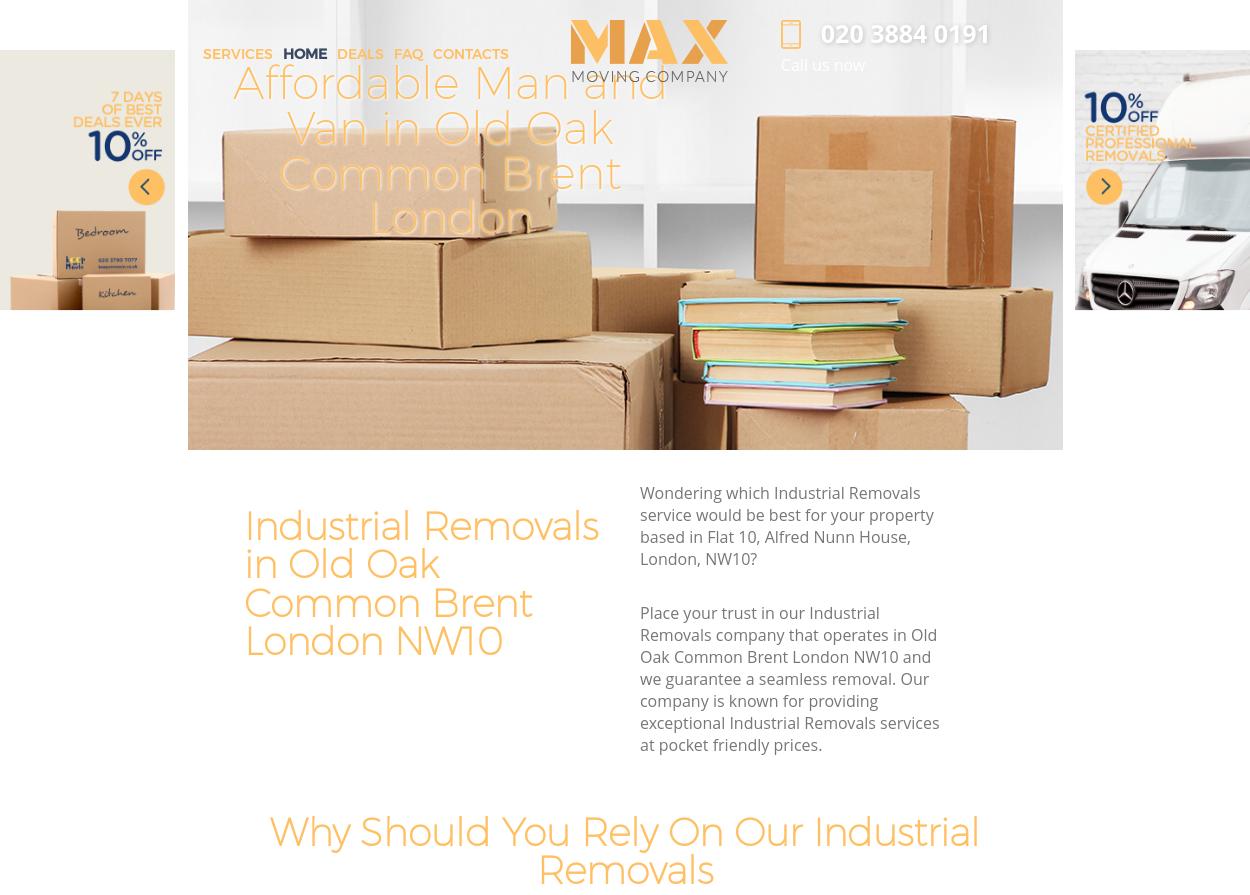  I want to click on 'Why Should You Rely On Our Industrial Removals', so click(270, 849).